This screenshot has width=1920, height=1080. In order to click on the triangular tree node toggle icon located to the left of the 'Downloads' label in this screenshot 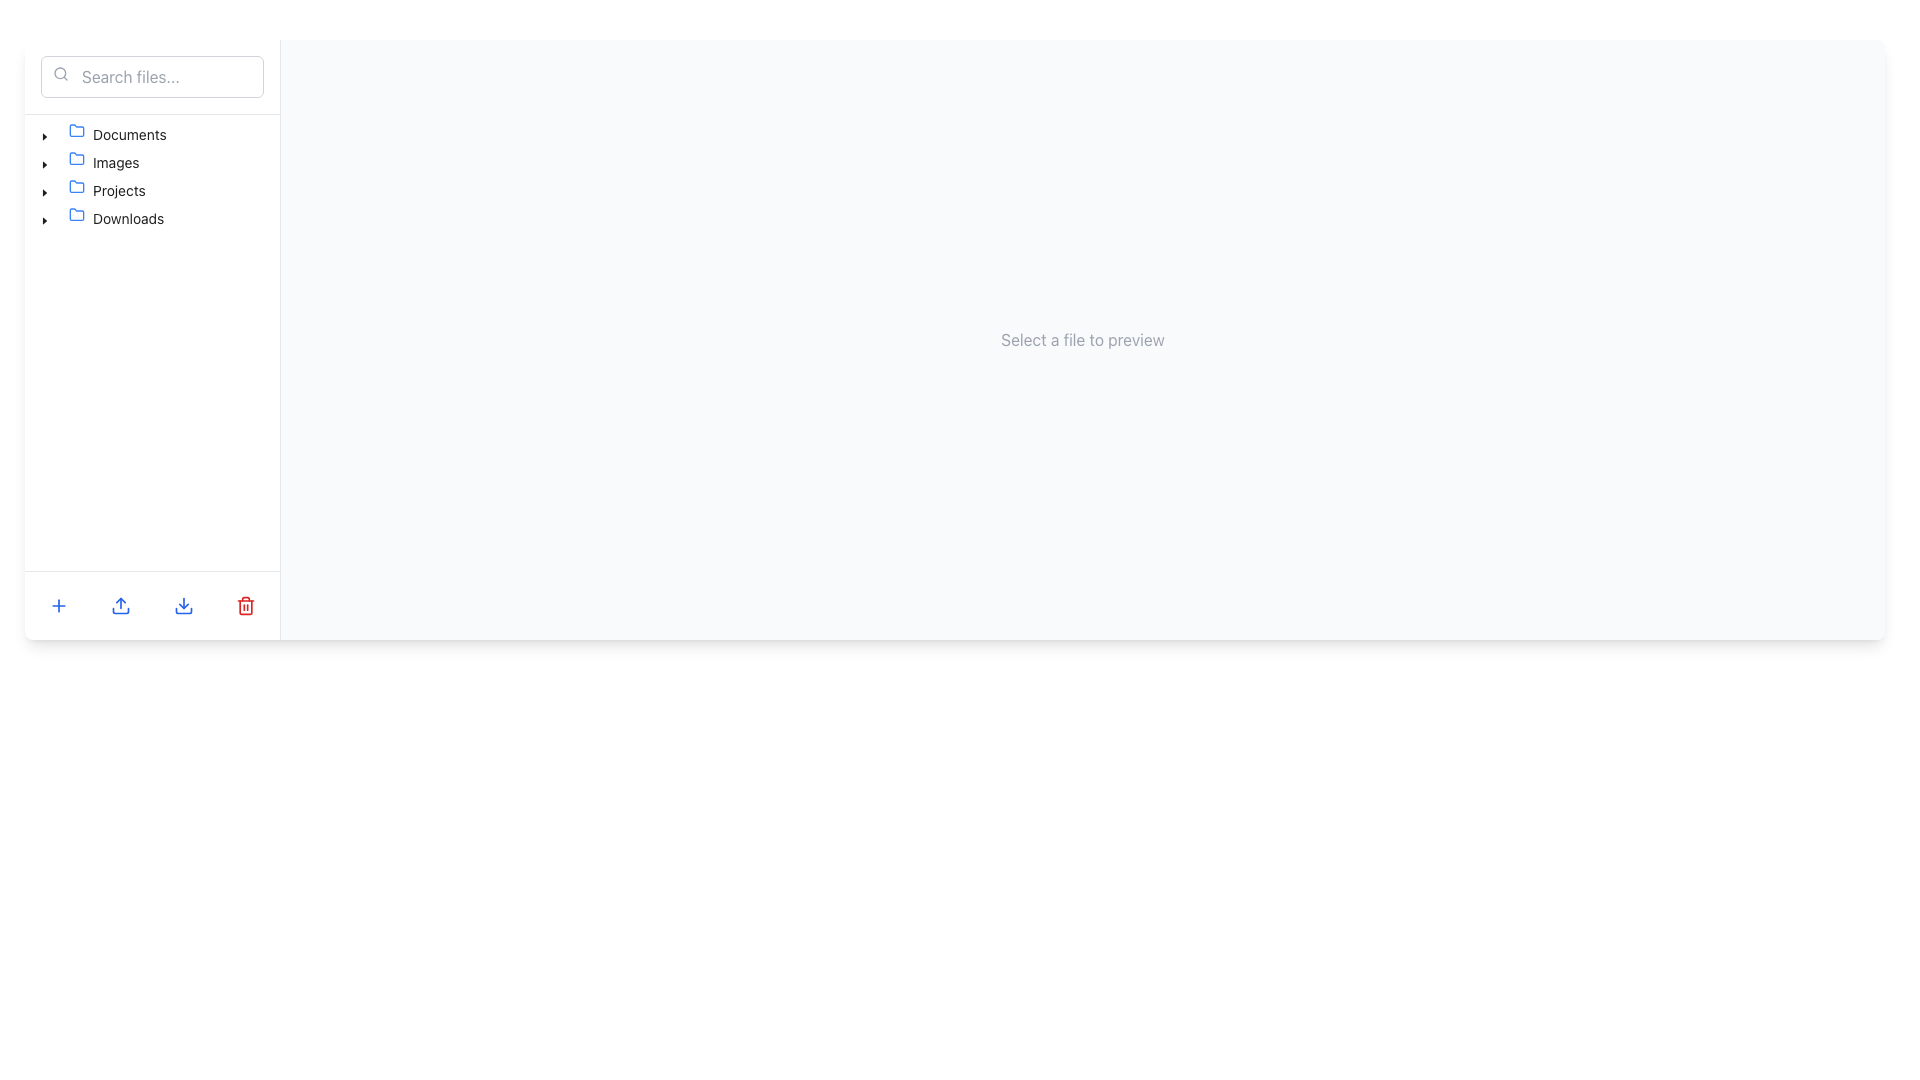, I will do `click(44, 219)`.